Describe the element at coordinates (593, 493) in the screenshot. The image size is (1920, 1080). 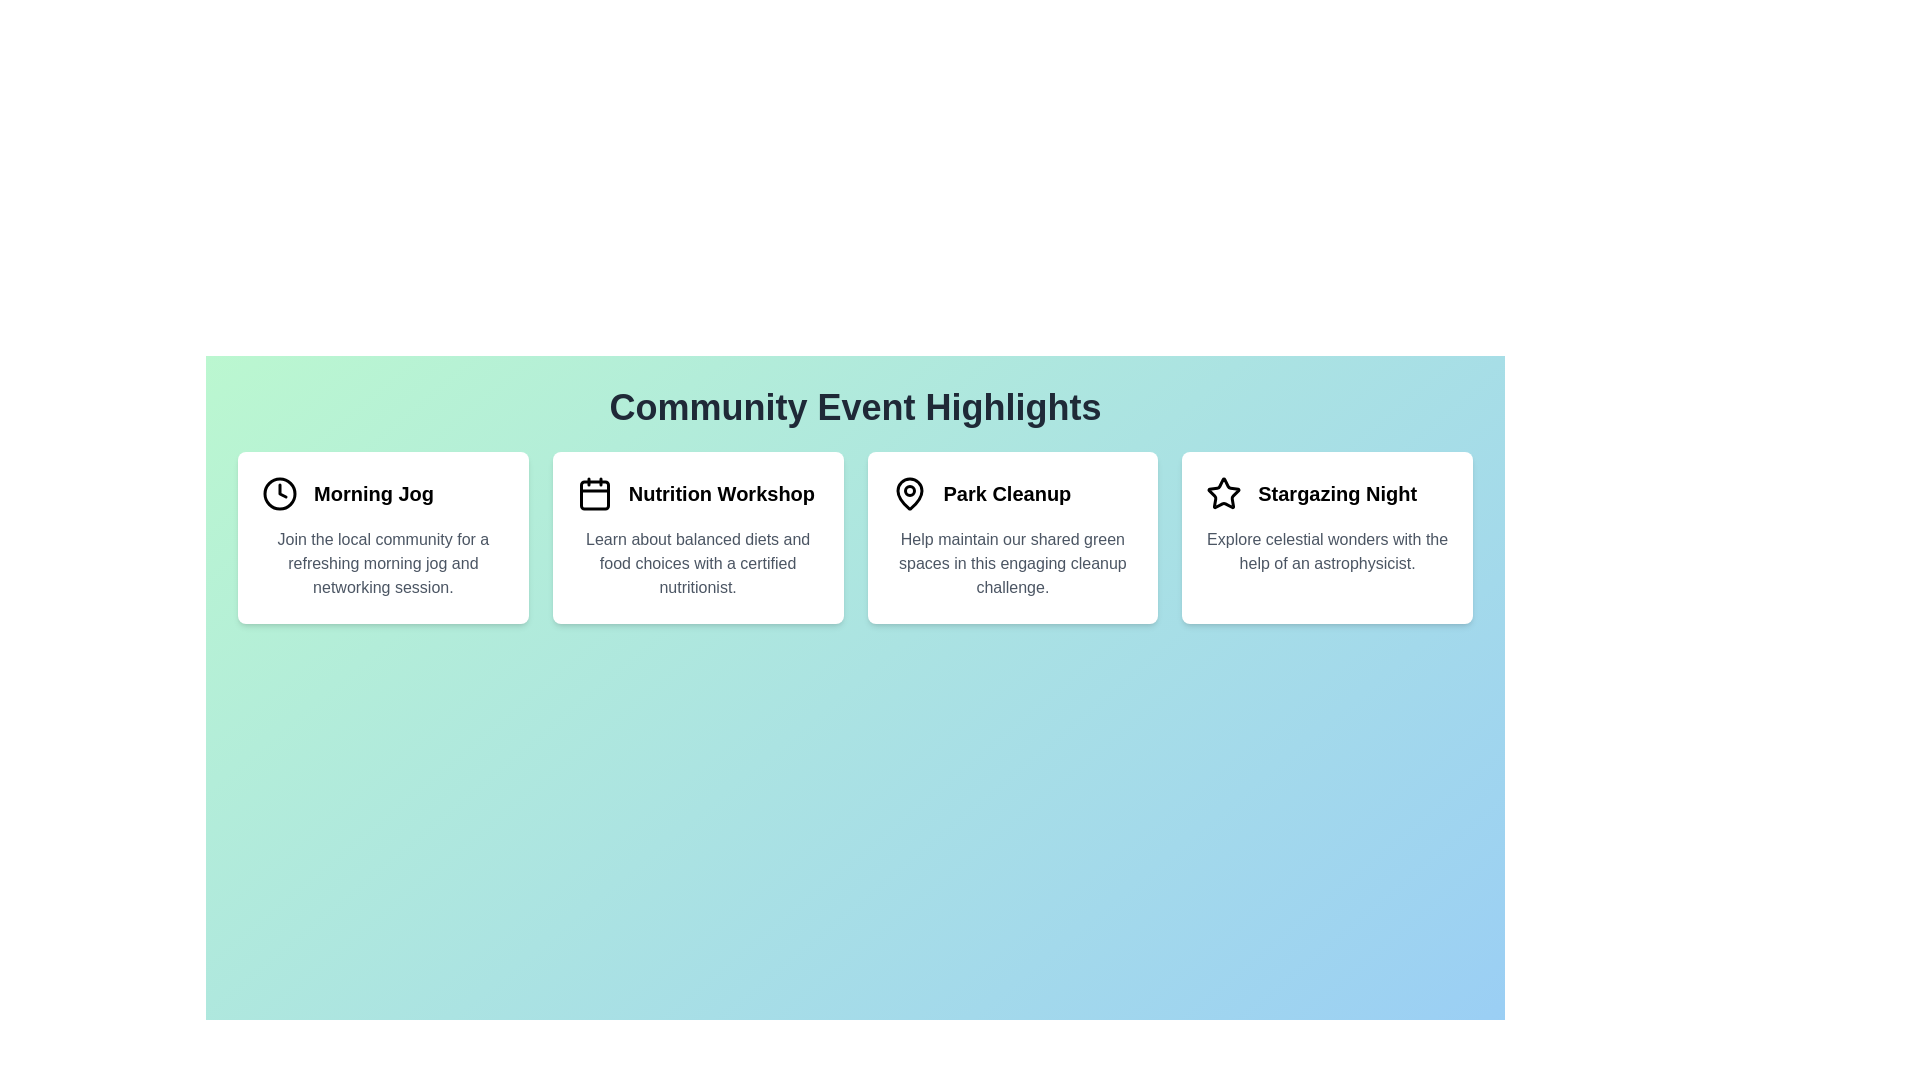
I see `the calendar SVG icon located at the upper-left corner of the 'Nutrition Workshop' event card, which signifies scheduling or event-related information` at that location.